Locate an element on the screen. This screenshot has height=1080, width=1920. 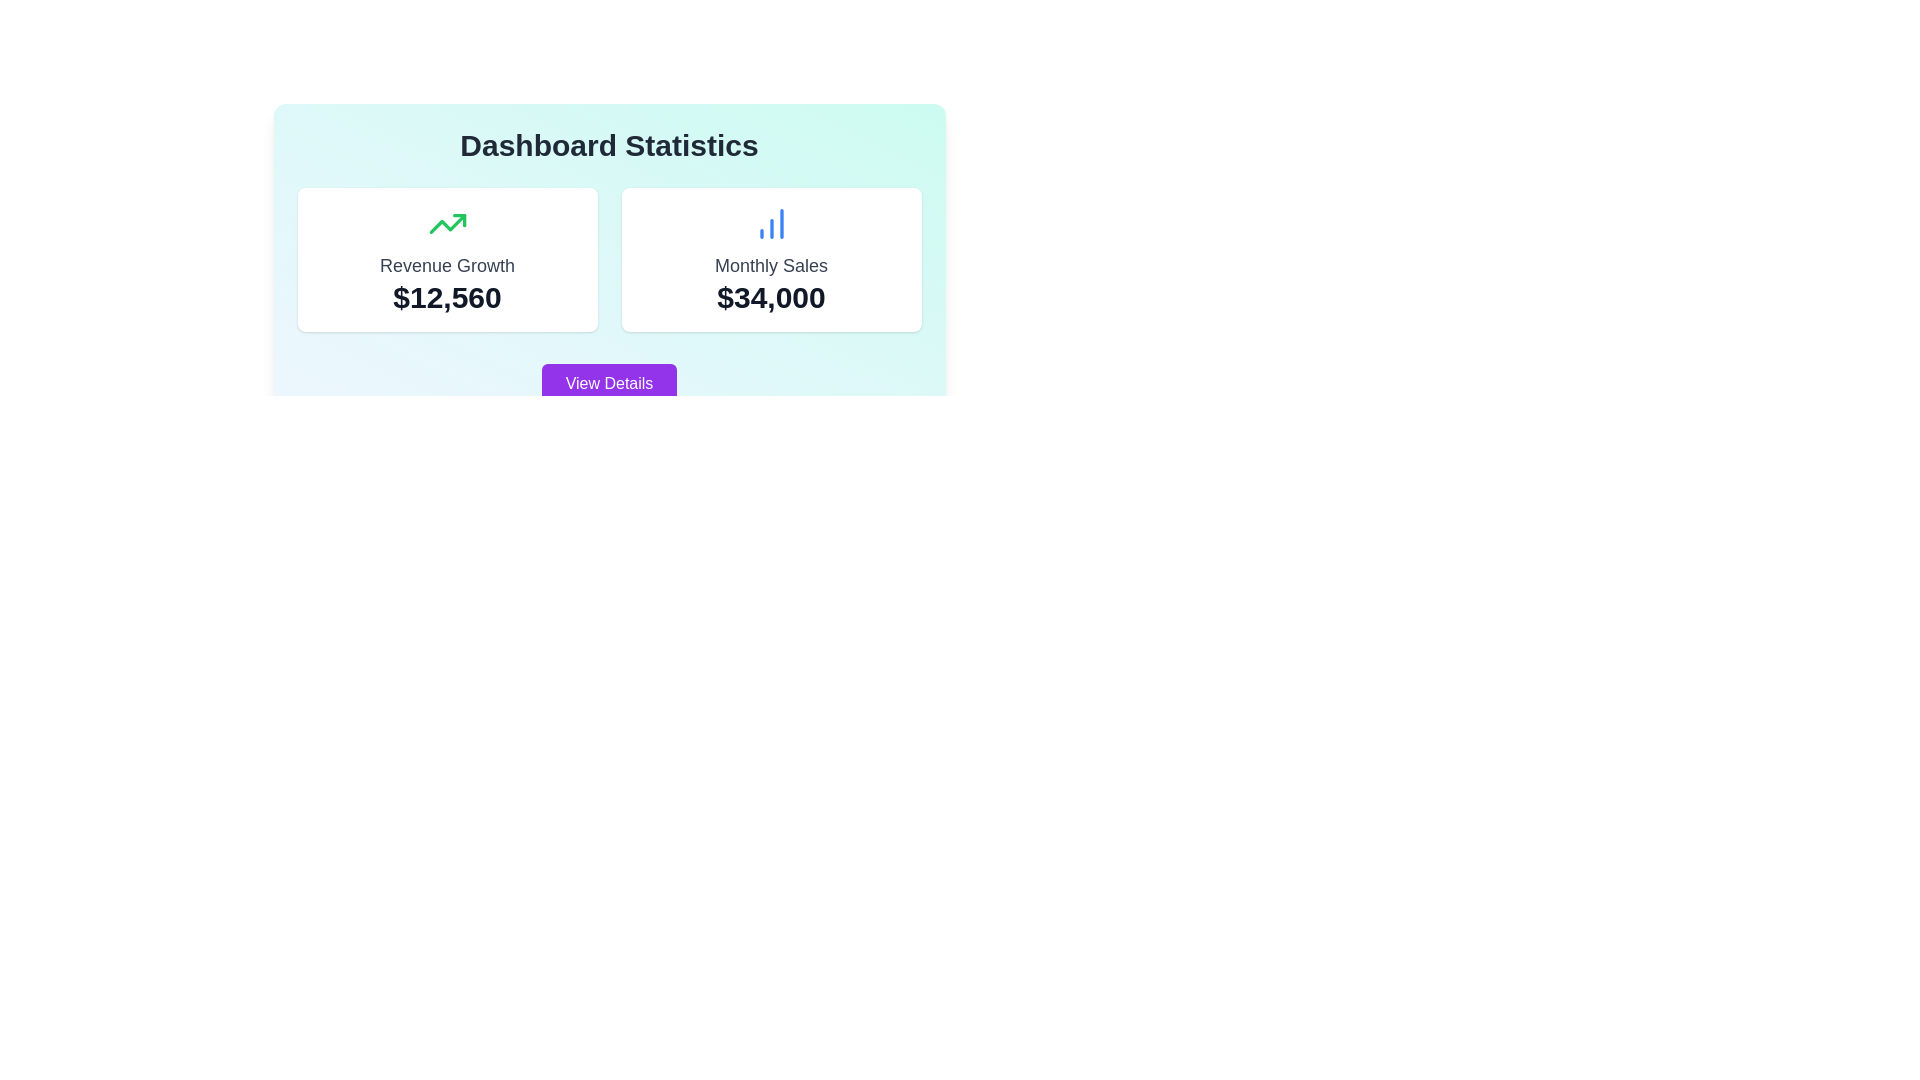
the static text label displaying 'Monthly Sales', which is located centrally within a card on the right side of the comparison interface, below a chart icon and above a bold sales amount is located at coordinates (770, 265).